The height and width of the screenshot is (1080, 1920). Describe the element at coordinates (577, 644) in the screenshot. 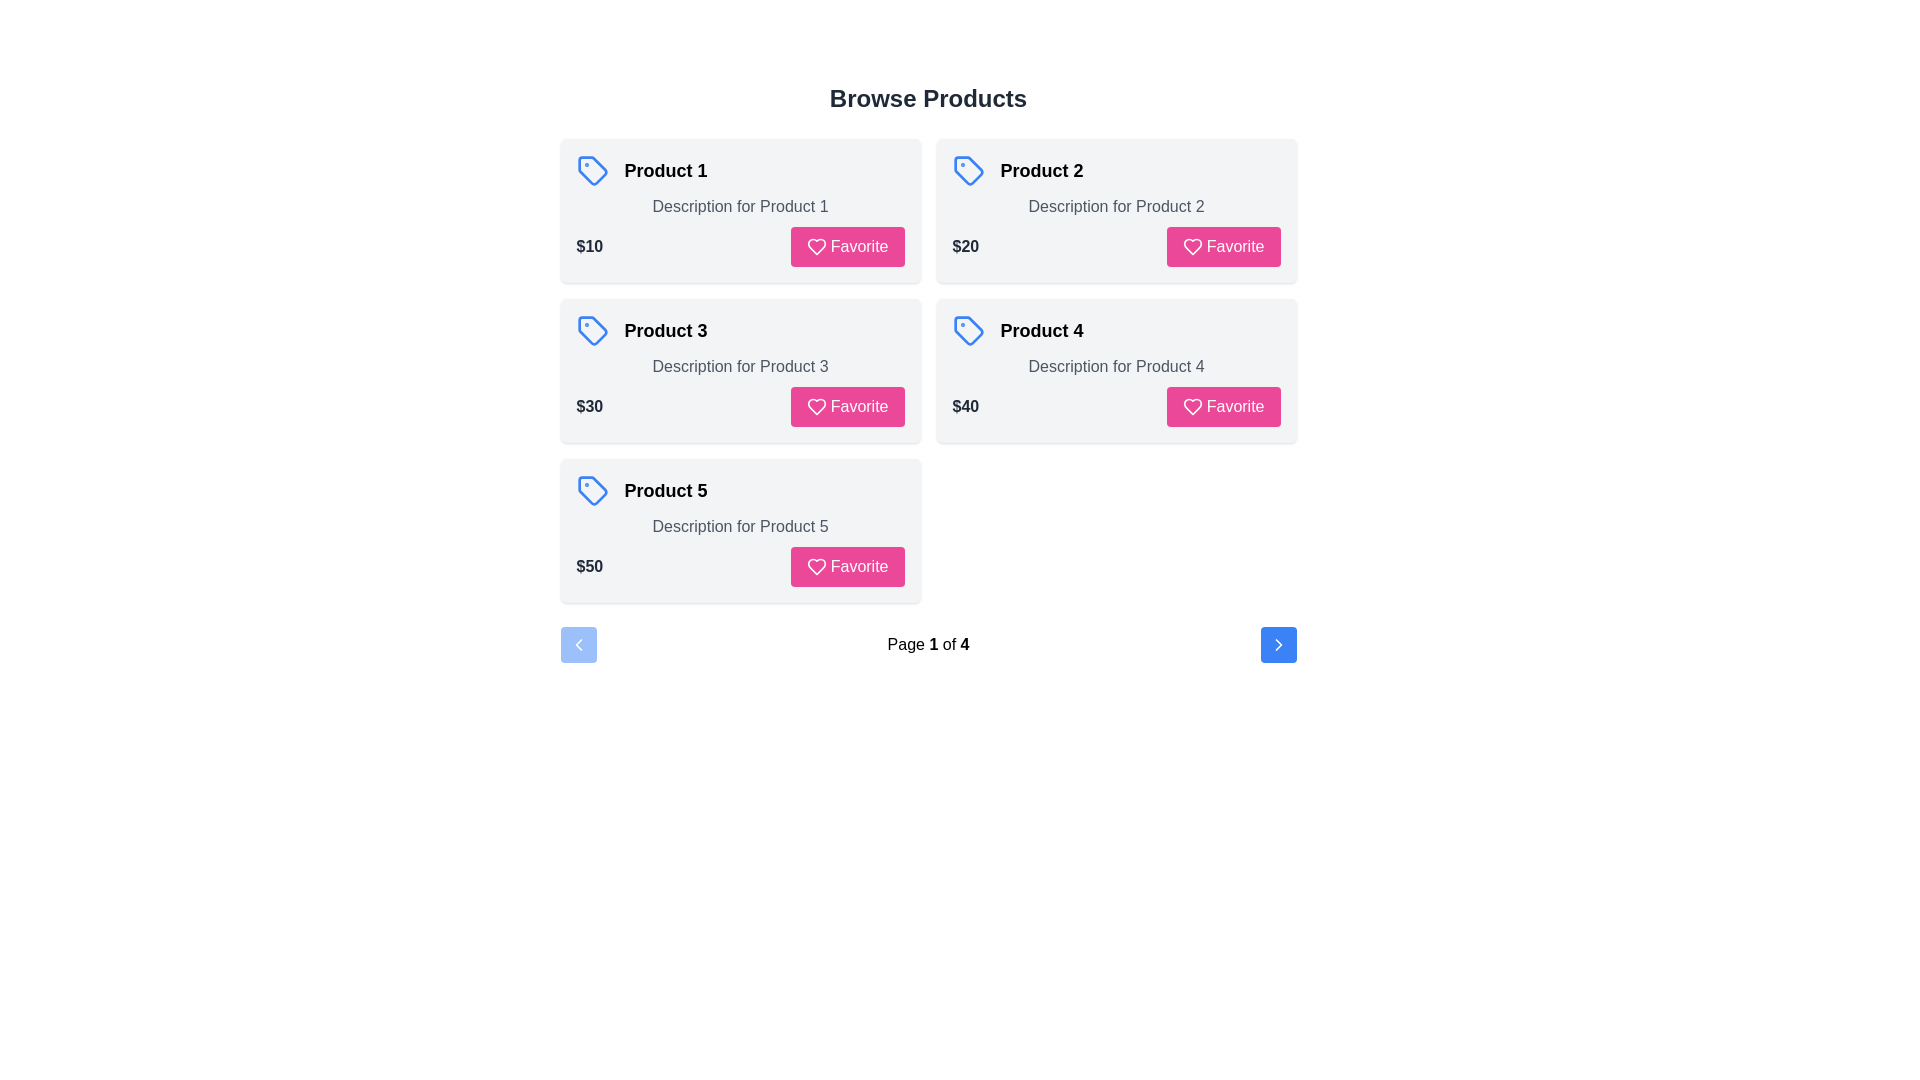

I see `the button located in the bottom-left corner of the pagination controls` at that location.